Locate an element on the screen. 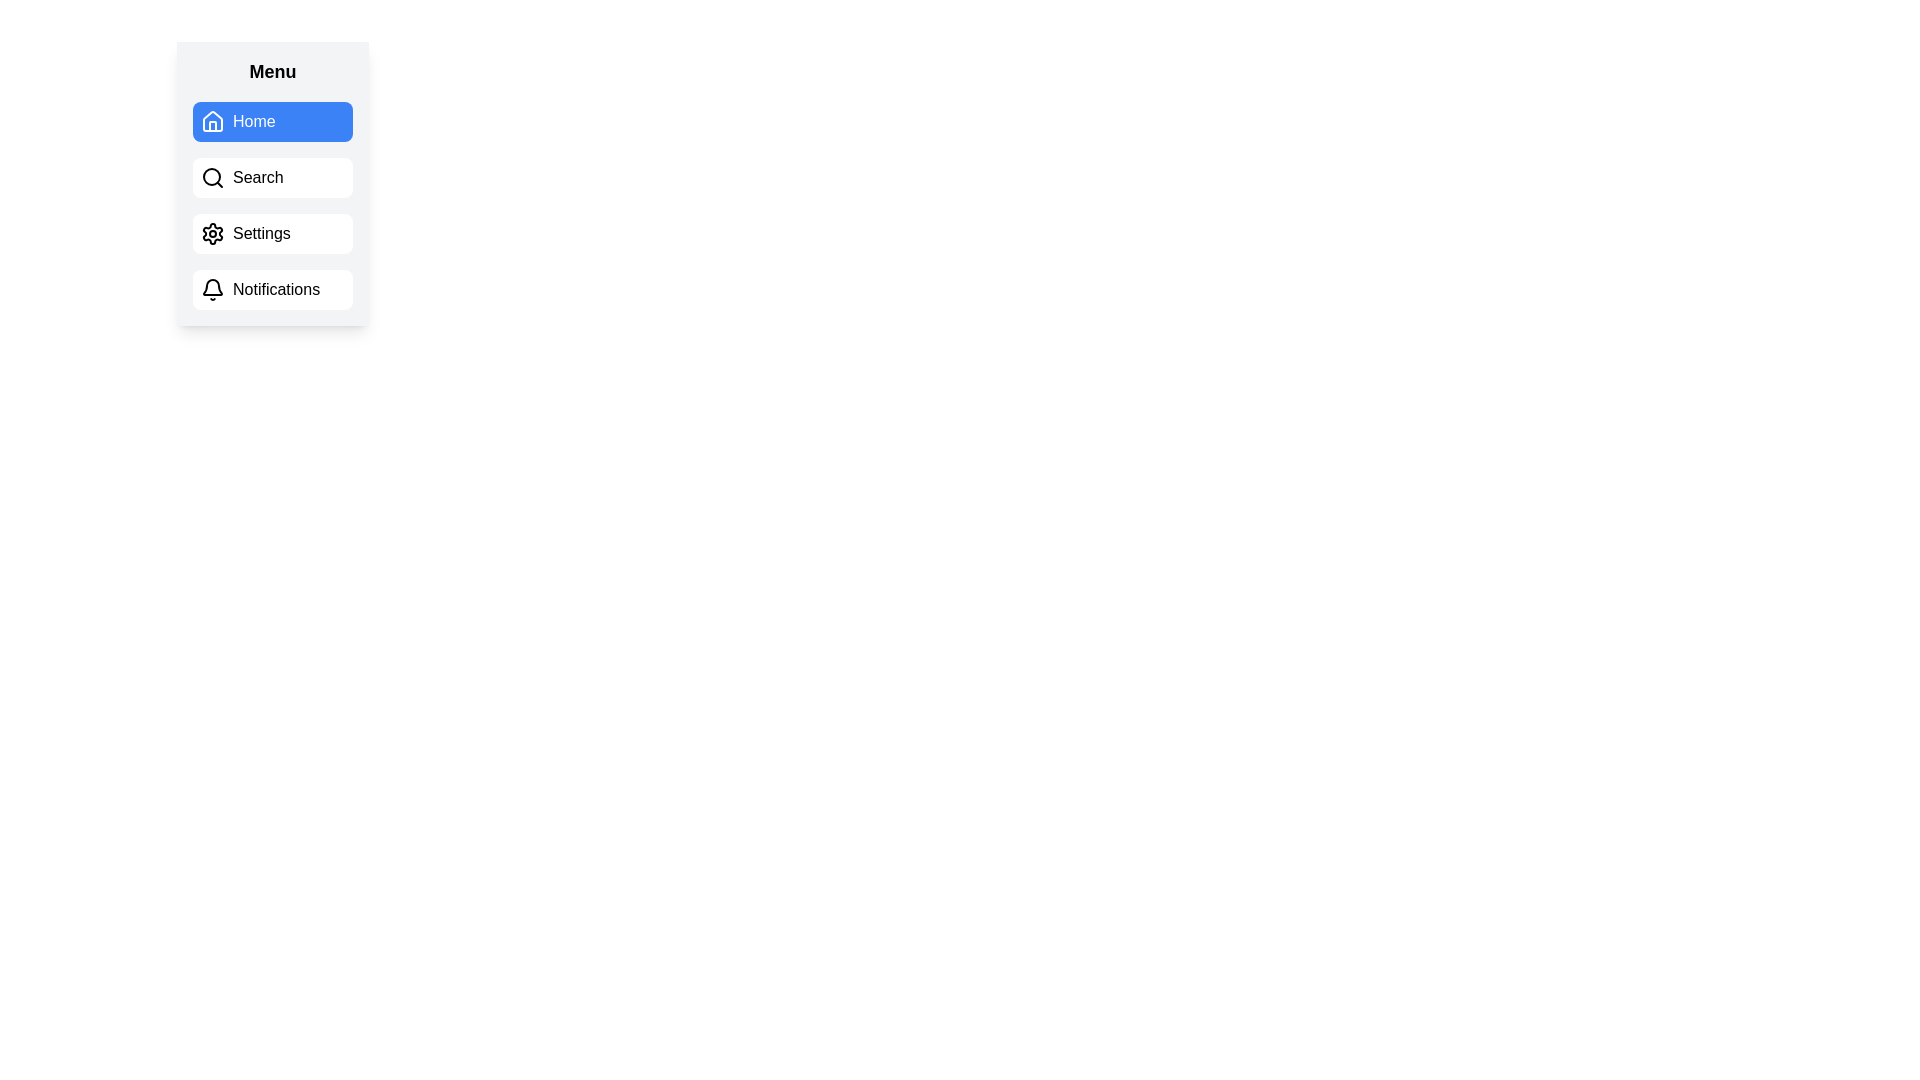 This screenshot has width=1920, height=1080. the bold, capitalized 'Menu' static text label at the top of the menu panel is located at coordinates (272, 71).